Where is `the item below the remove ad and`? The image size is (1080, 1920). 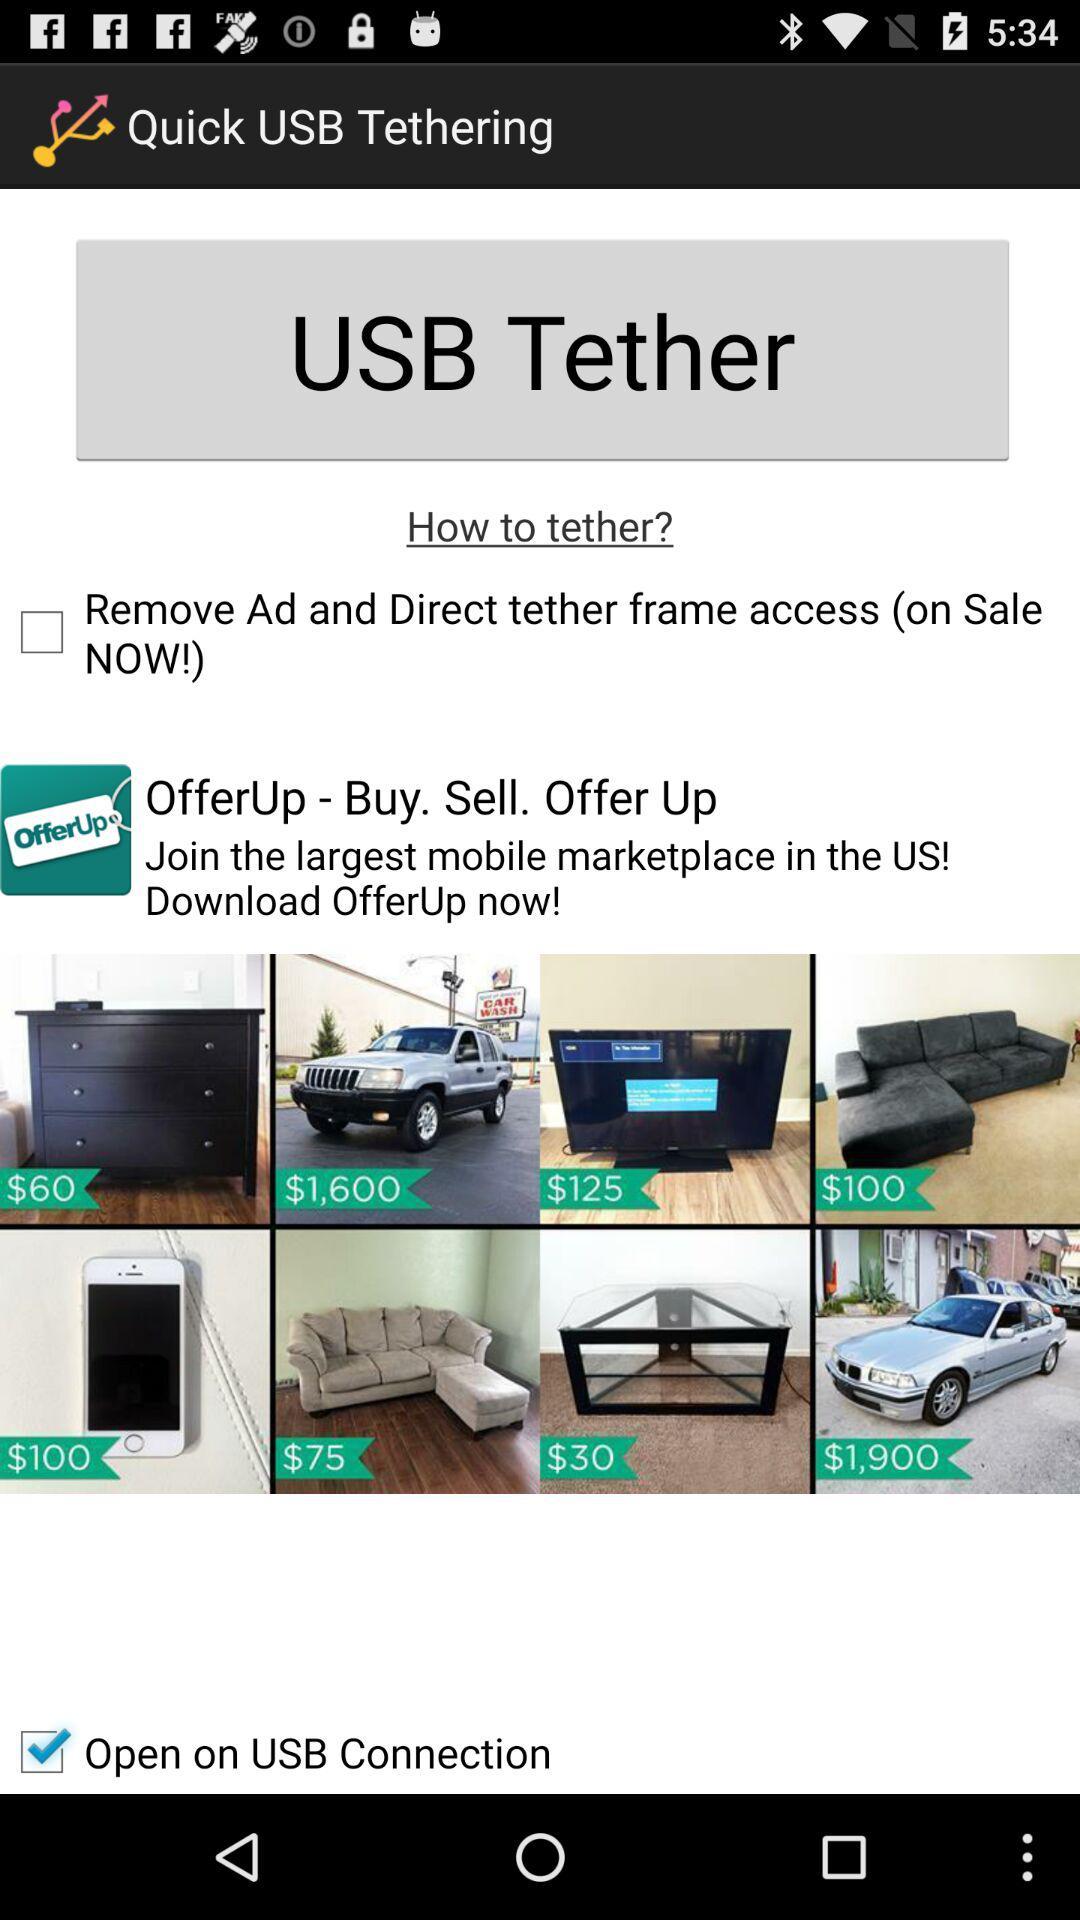 the item below the remove ad and is located at coordinates (64, 829).